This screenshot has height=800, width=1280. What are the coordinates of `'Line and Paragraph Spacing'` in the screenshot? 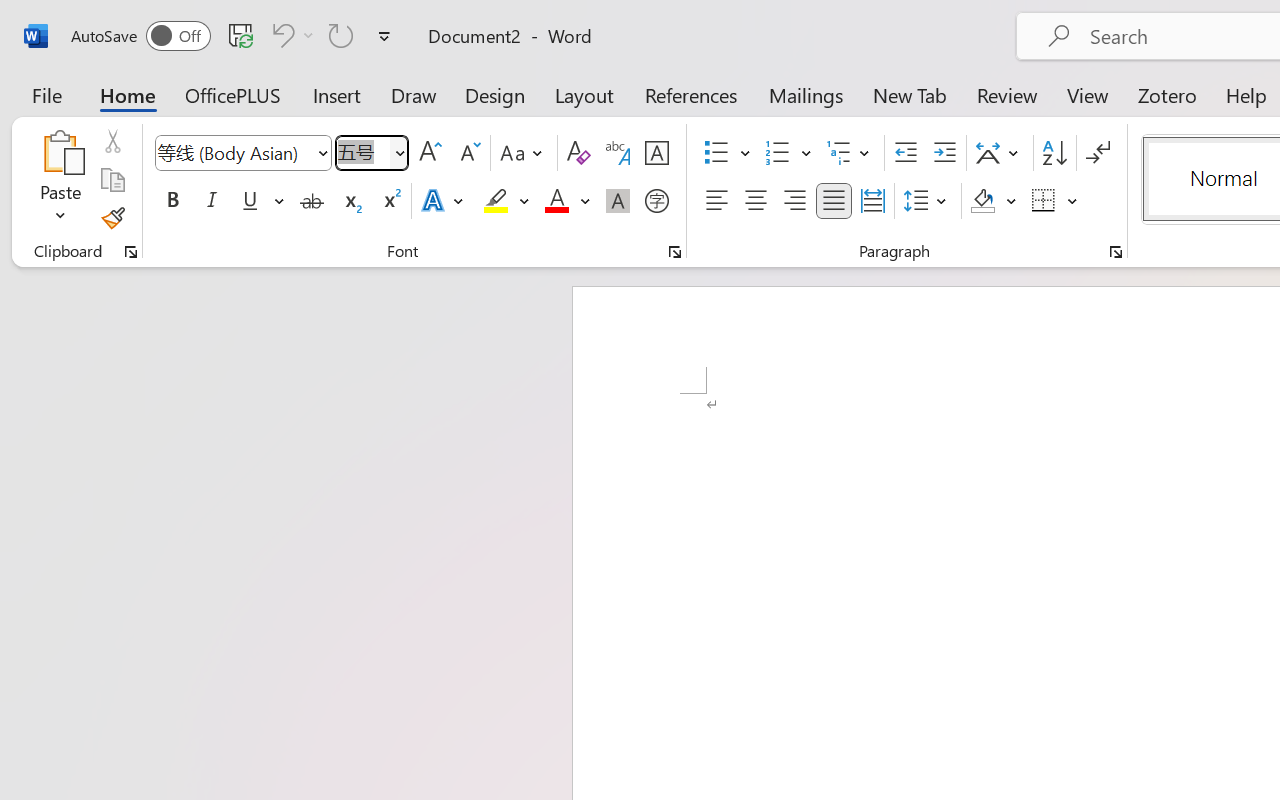 It's located at (927, 201).